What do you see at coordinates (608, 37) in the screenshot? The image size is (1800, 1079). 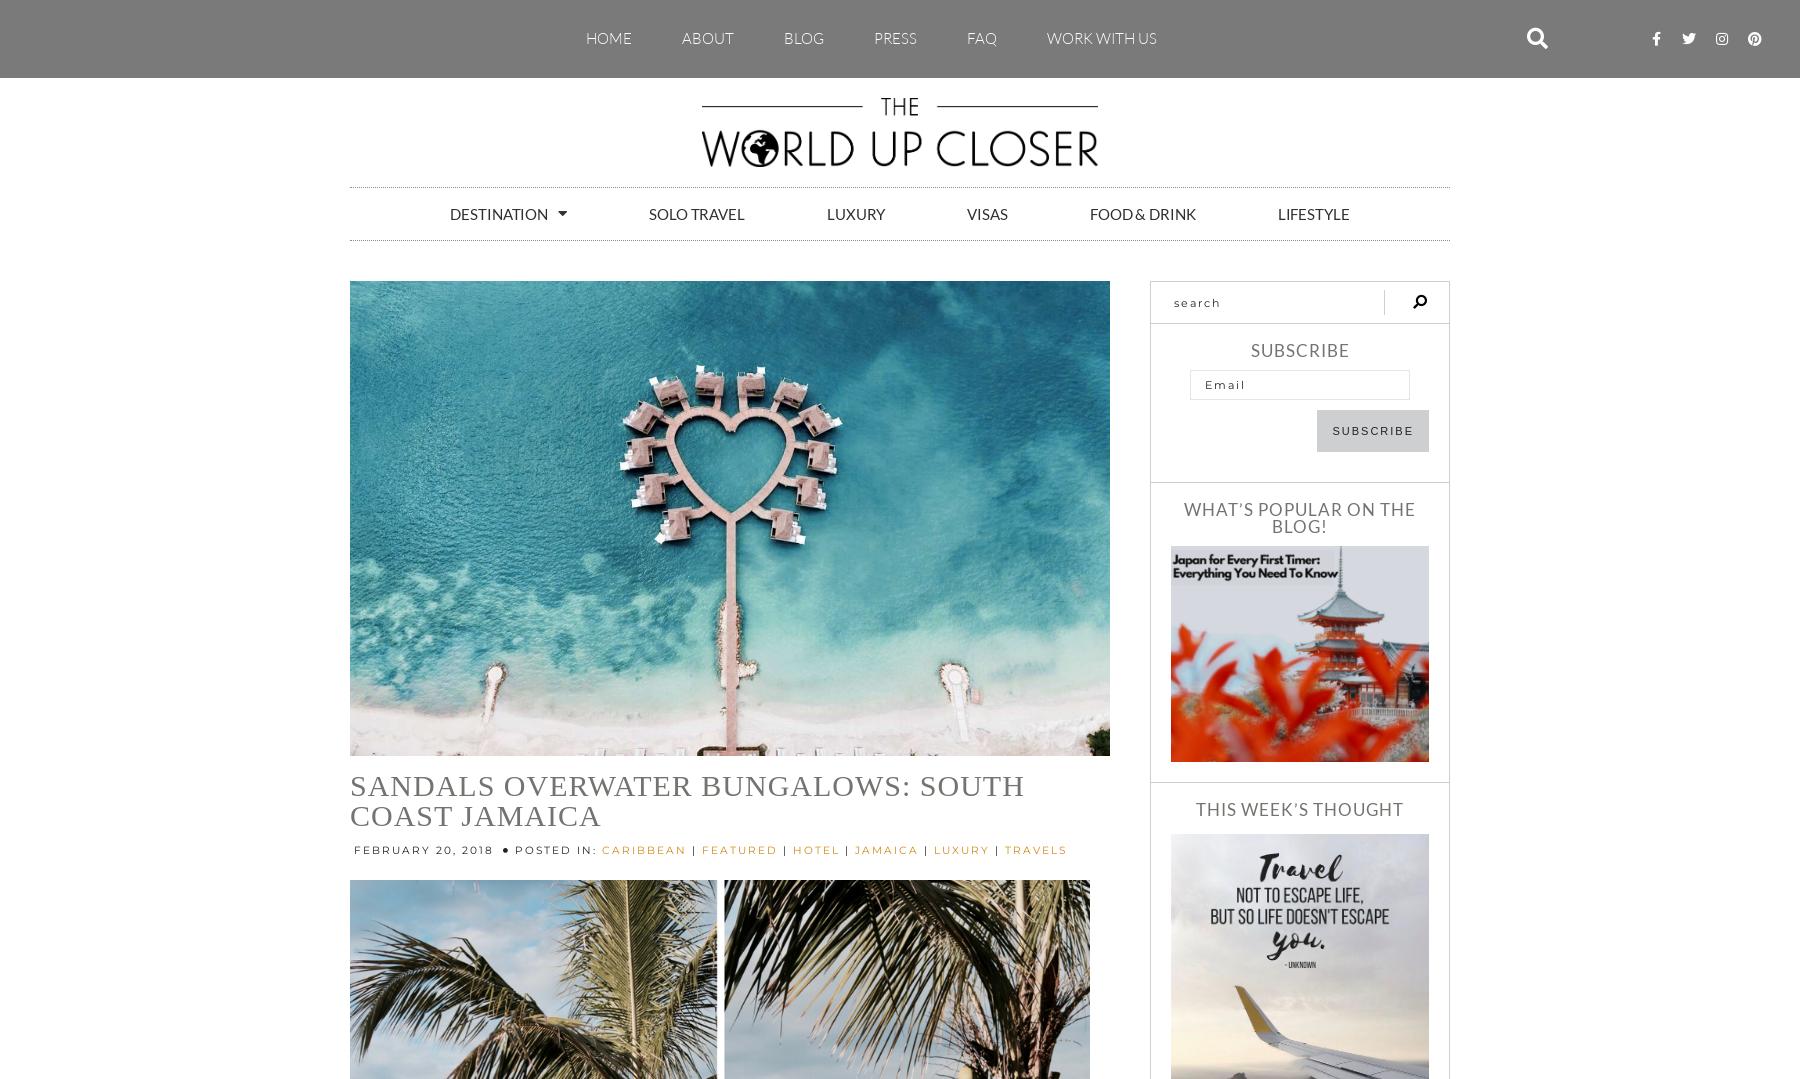 I see `'Home'` at bounding box center [608, 37].